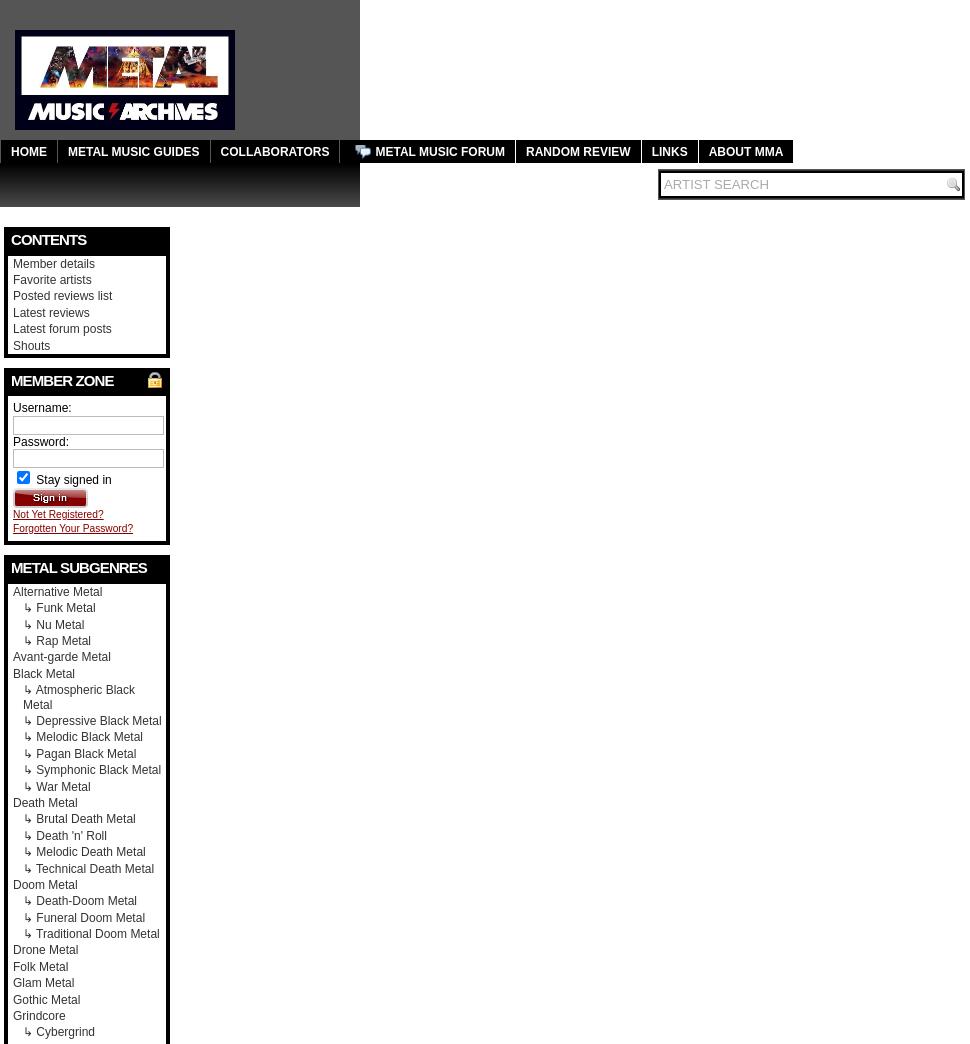 Image resolution: width=970 pixels, height=1044 pixels. What do you see at coordinates (57, 1031) in the screenshot?
I see `'↳ Cybergrind'` at bounding box center [57, 1031].